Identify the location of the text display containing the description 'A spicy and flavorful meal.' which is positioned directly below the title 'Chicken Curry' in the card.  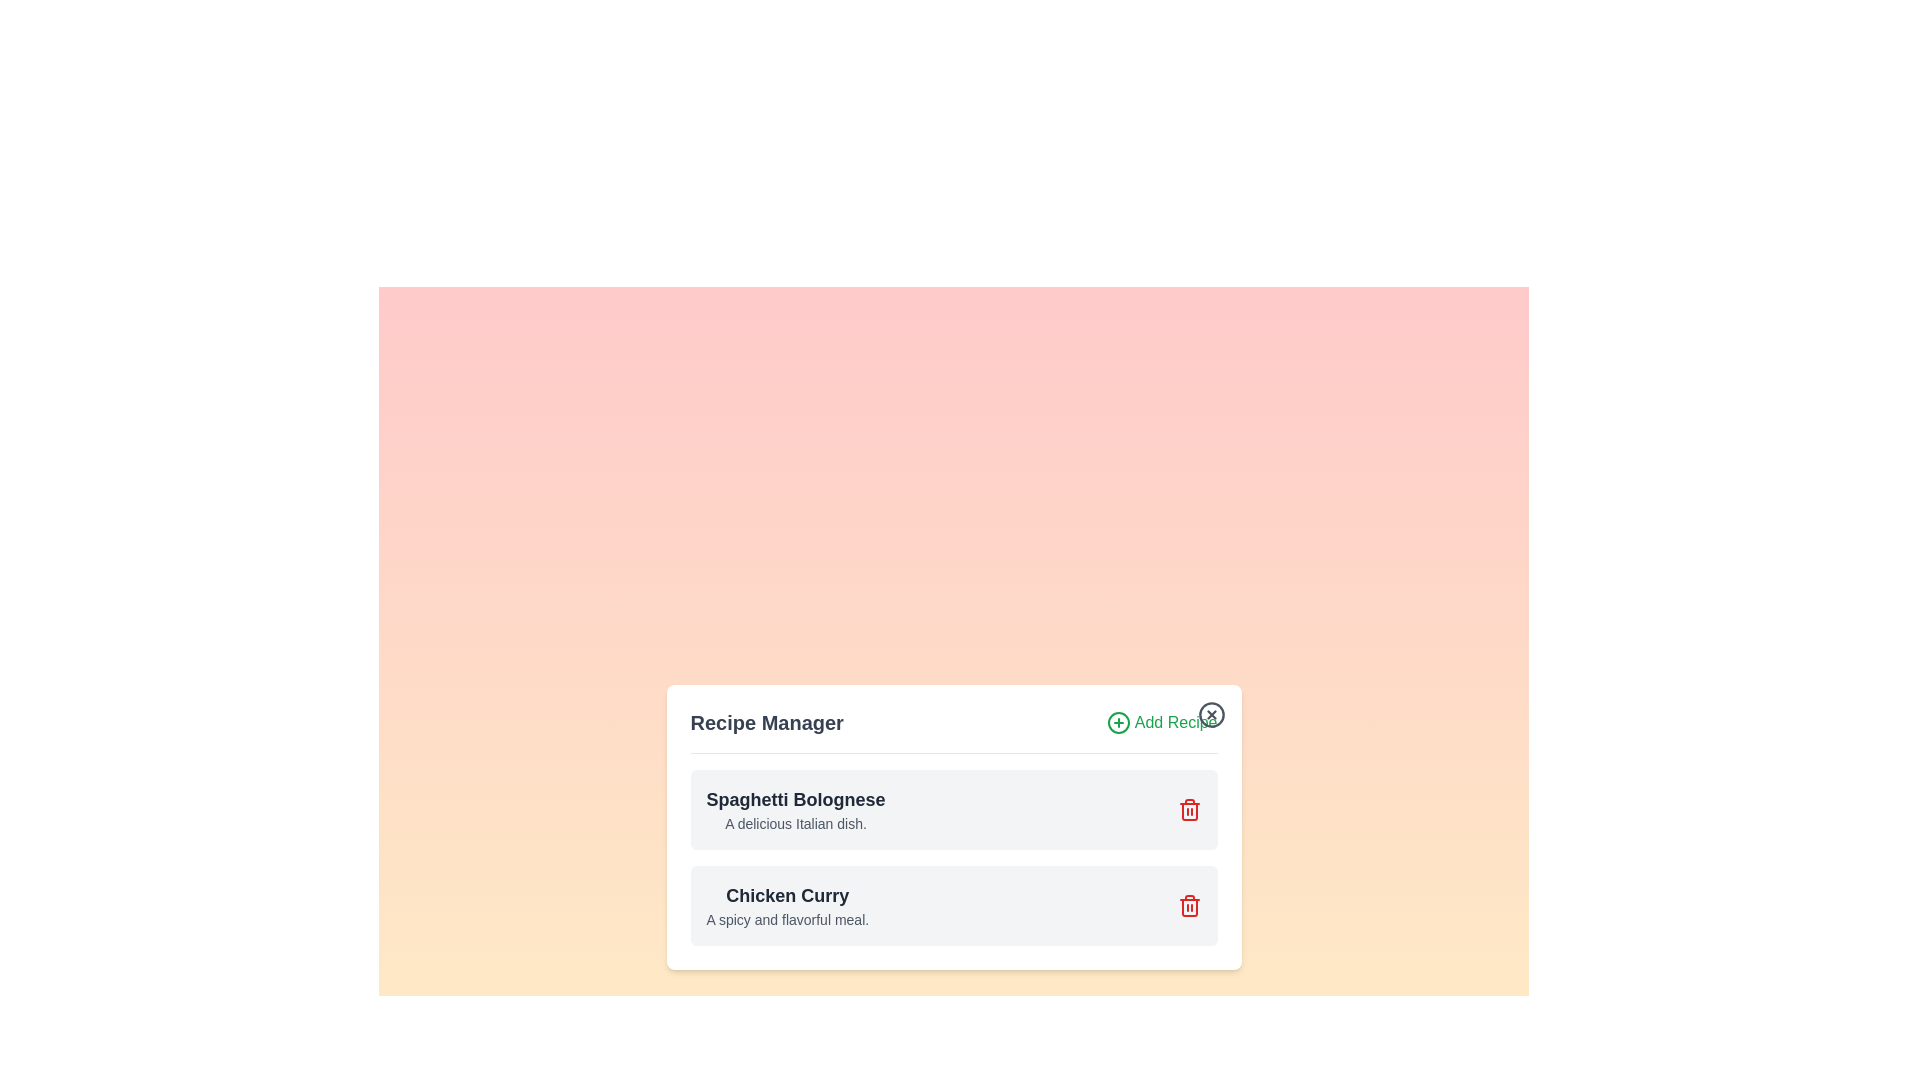
(786, 919).